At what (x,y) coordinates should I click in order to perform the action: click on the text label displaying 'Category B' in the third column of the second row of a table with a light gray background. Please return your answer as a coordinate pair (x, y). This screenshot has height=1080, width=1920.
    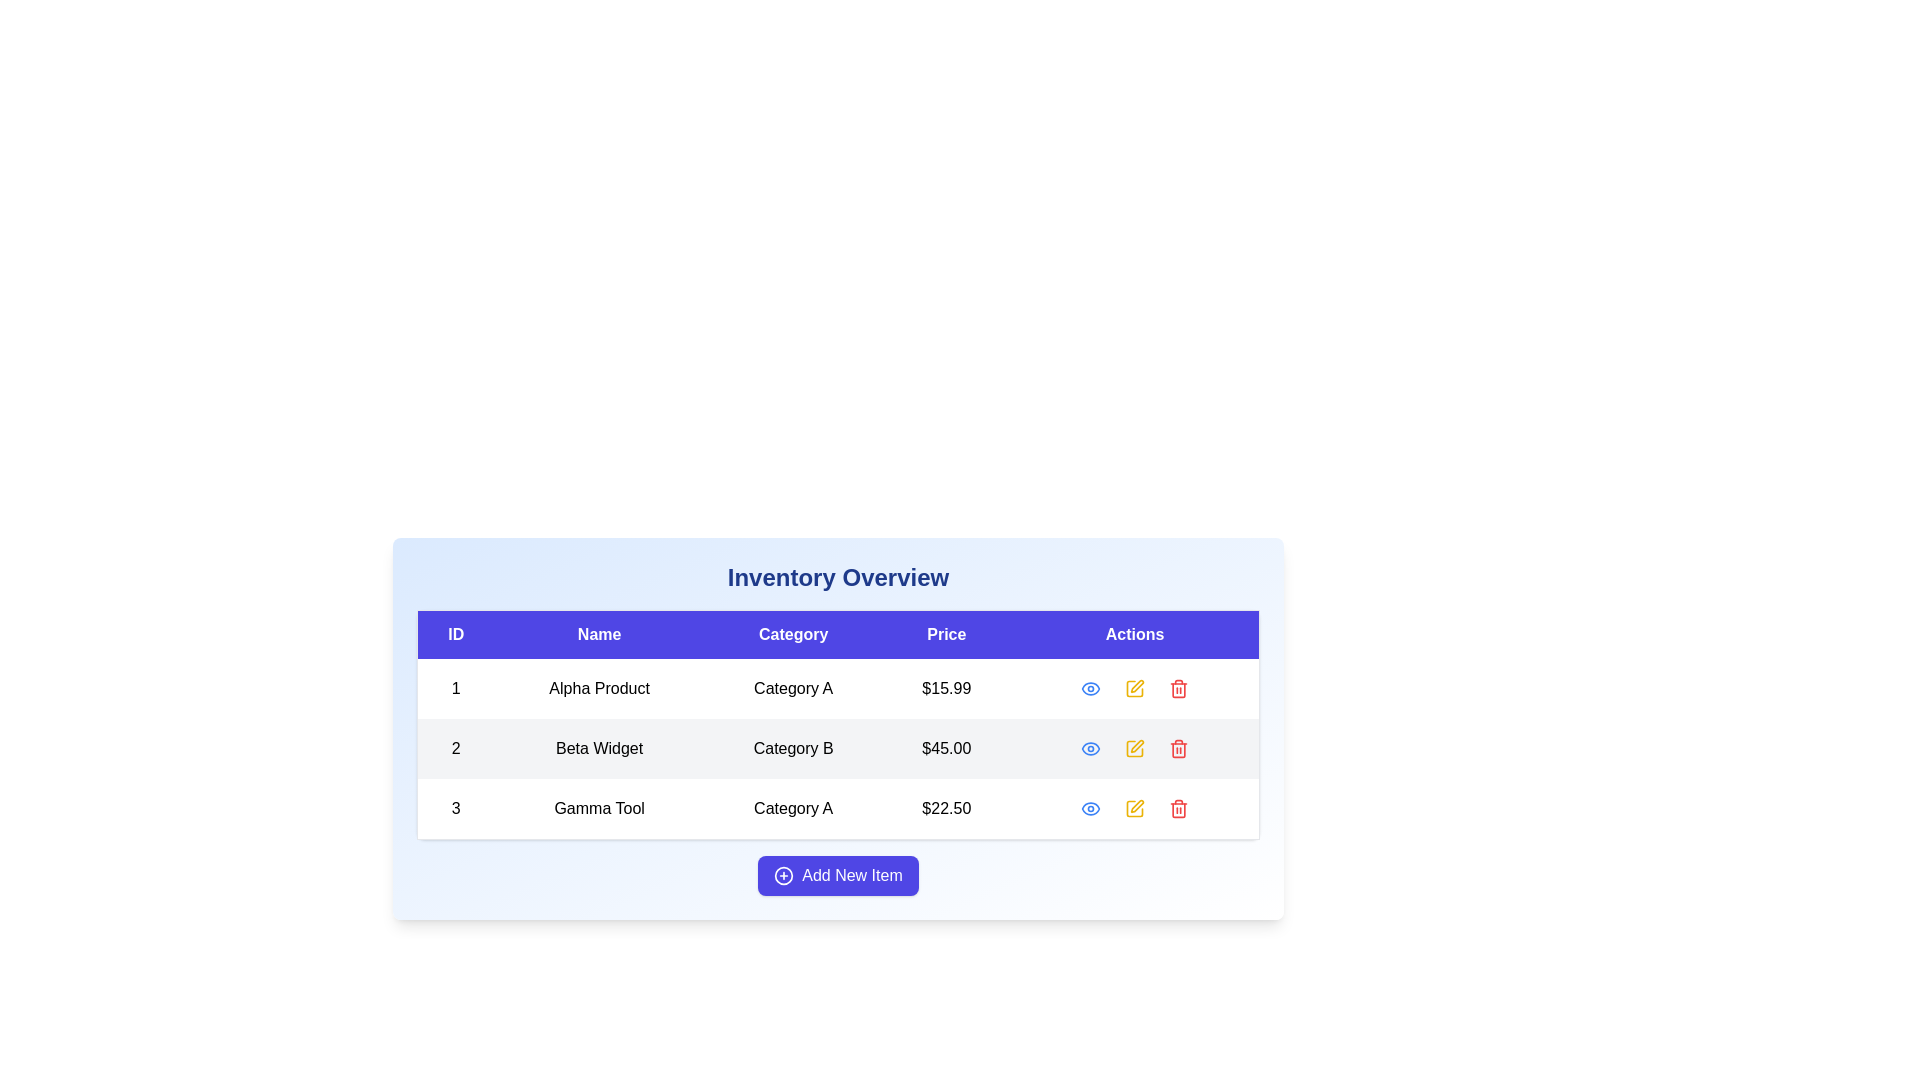
    Looking at the image, I should click on (792, 748).